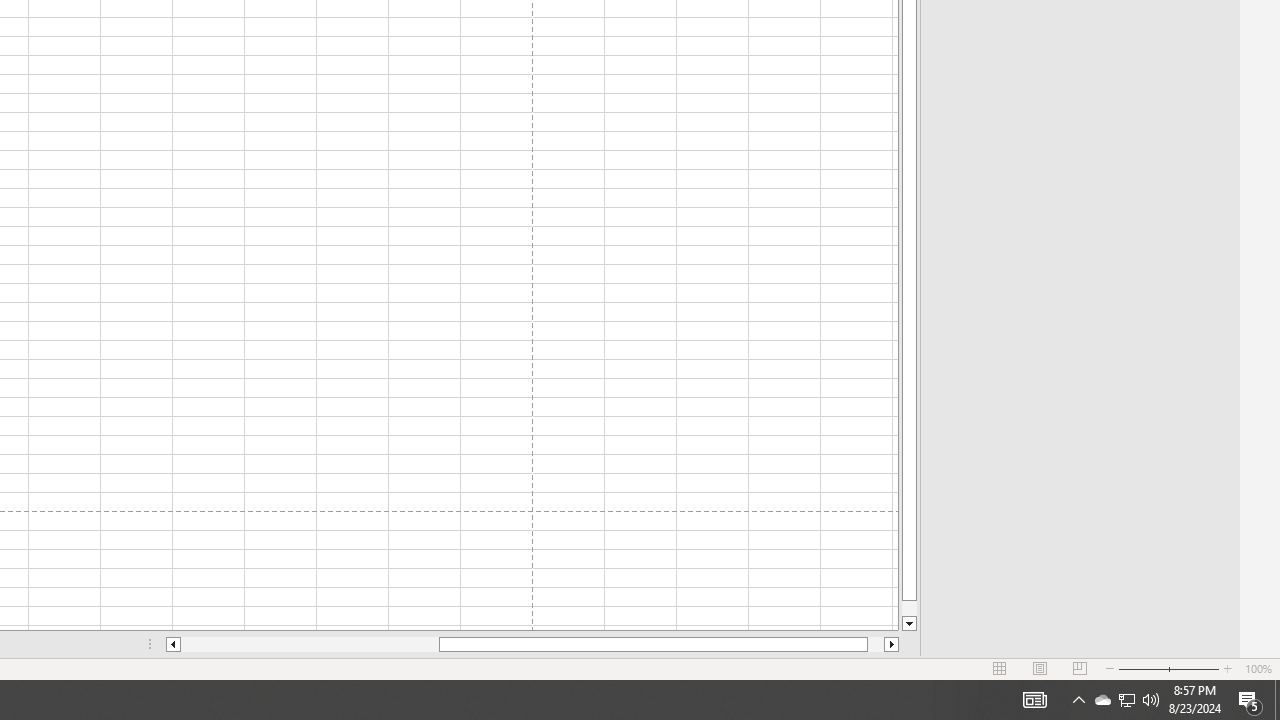 The image size is (1280, 720). Describe the element at coordinates (1226, 669) in the screenshot. I see `'Zoom In'` at that location.